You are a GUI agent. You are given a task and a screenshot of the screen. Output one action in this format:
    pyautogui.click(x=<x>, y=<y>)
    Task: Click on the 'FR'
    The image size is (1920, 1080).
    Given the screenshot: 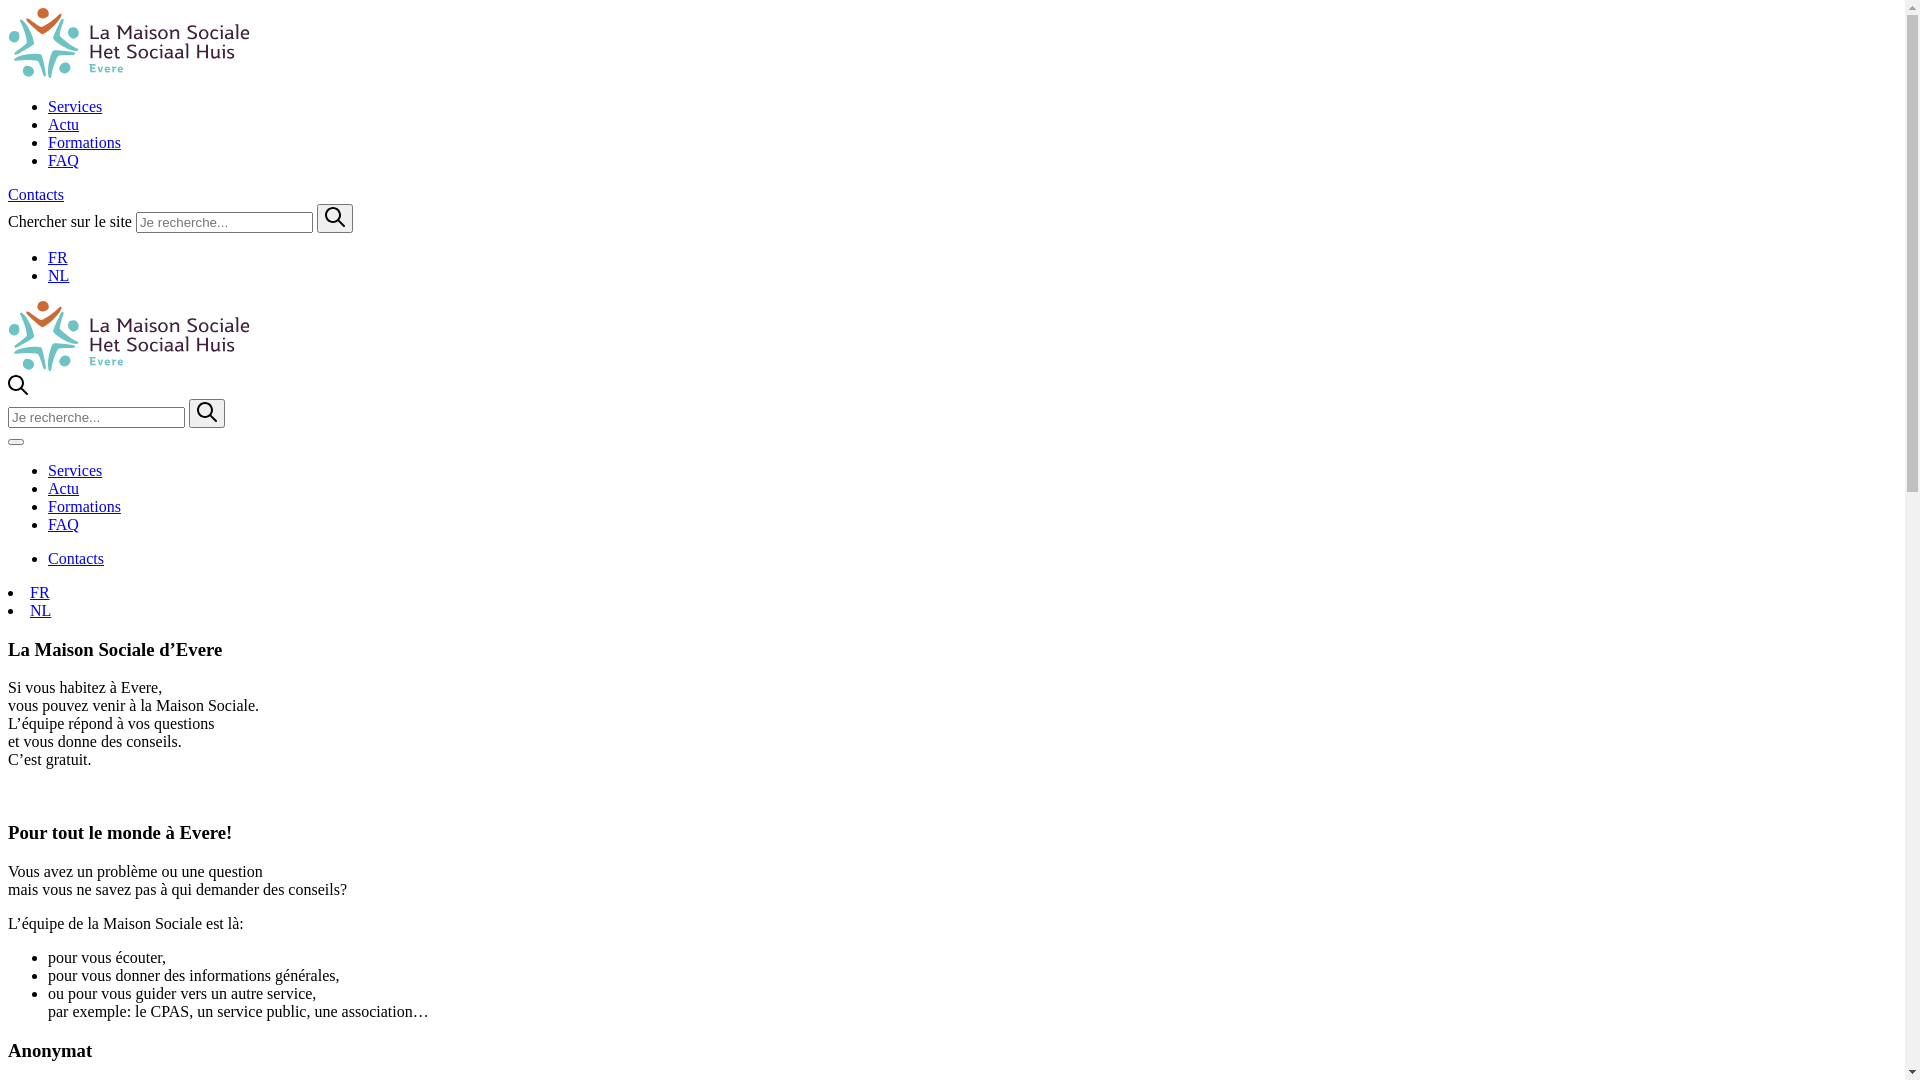 What is the action you would take?
    pyautogui.click(x=29, y=591)
    